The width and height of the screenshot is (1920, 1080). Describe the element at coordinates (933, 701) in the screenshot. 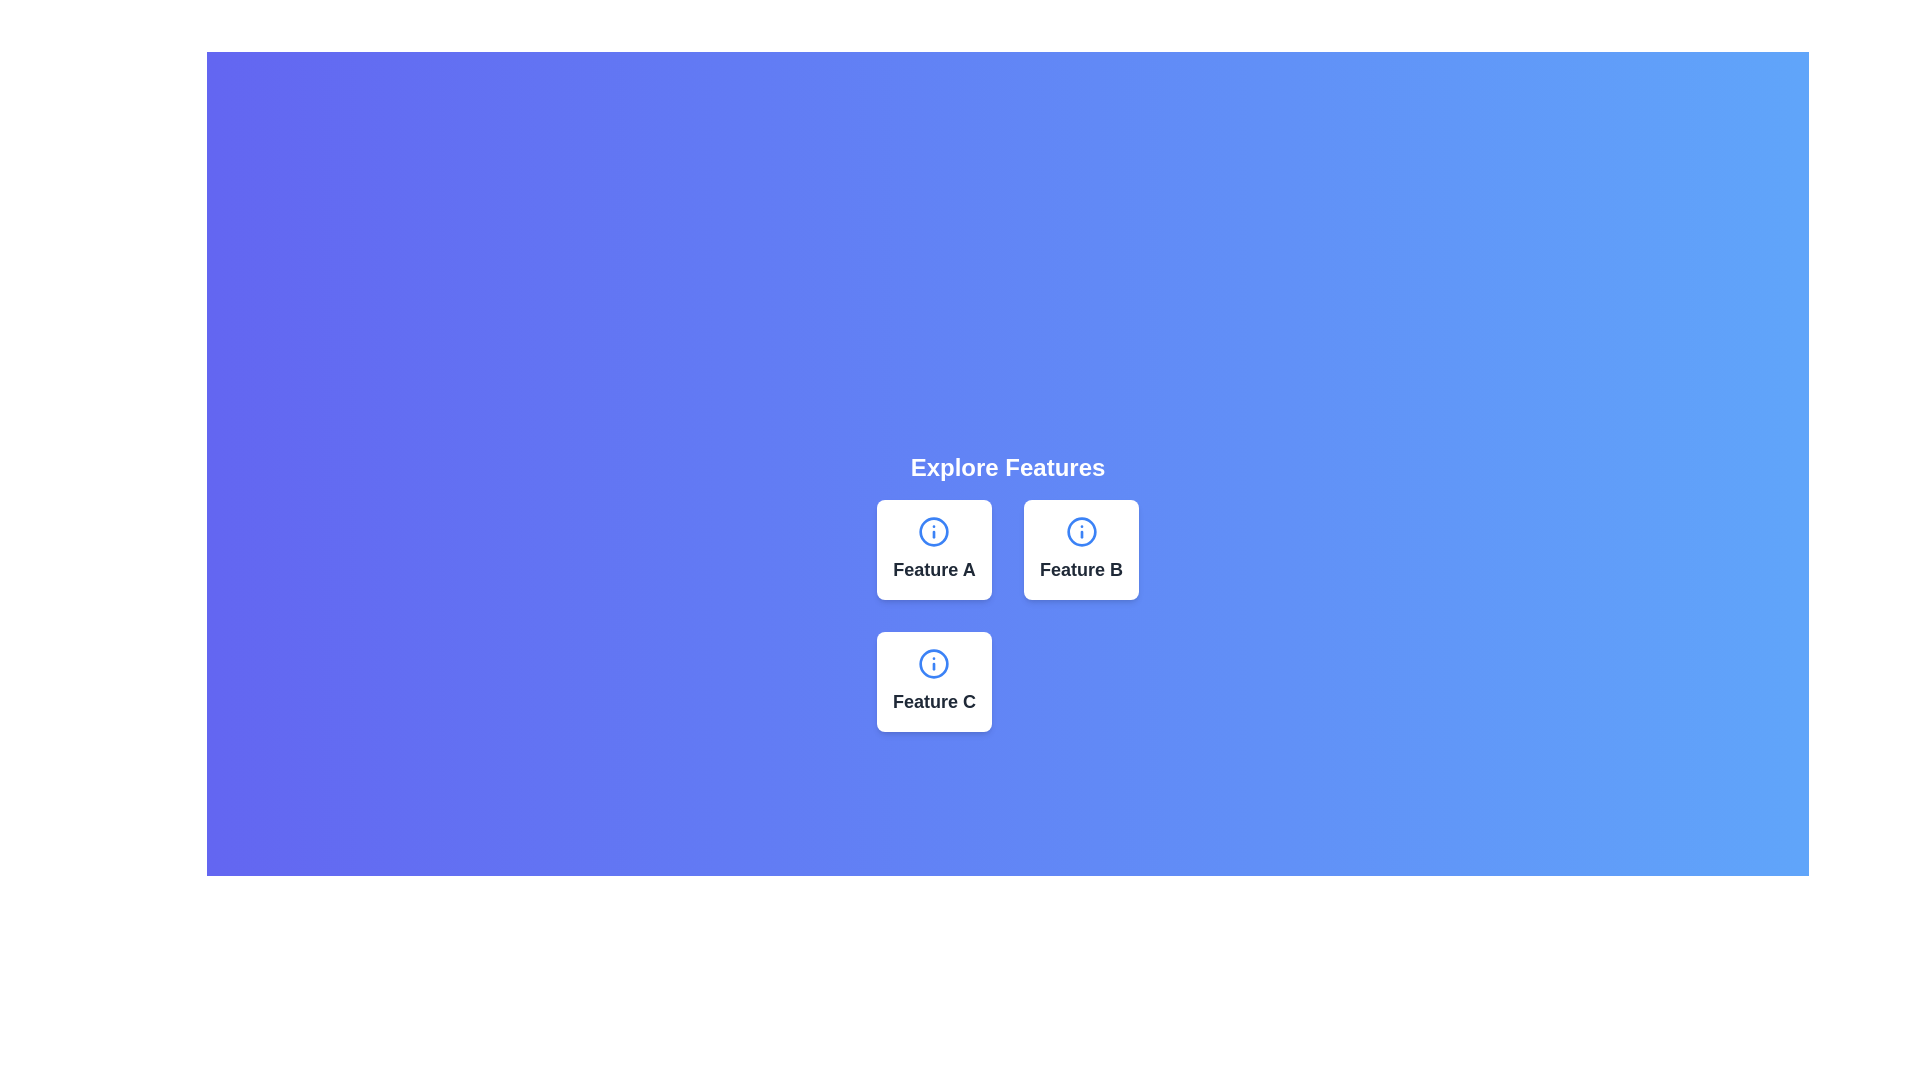

I see `the text label that describes the third feature card, which is centrally positioned at the bottom of the card containing the blue icon above it` at that location.